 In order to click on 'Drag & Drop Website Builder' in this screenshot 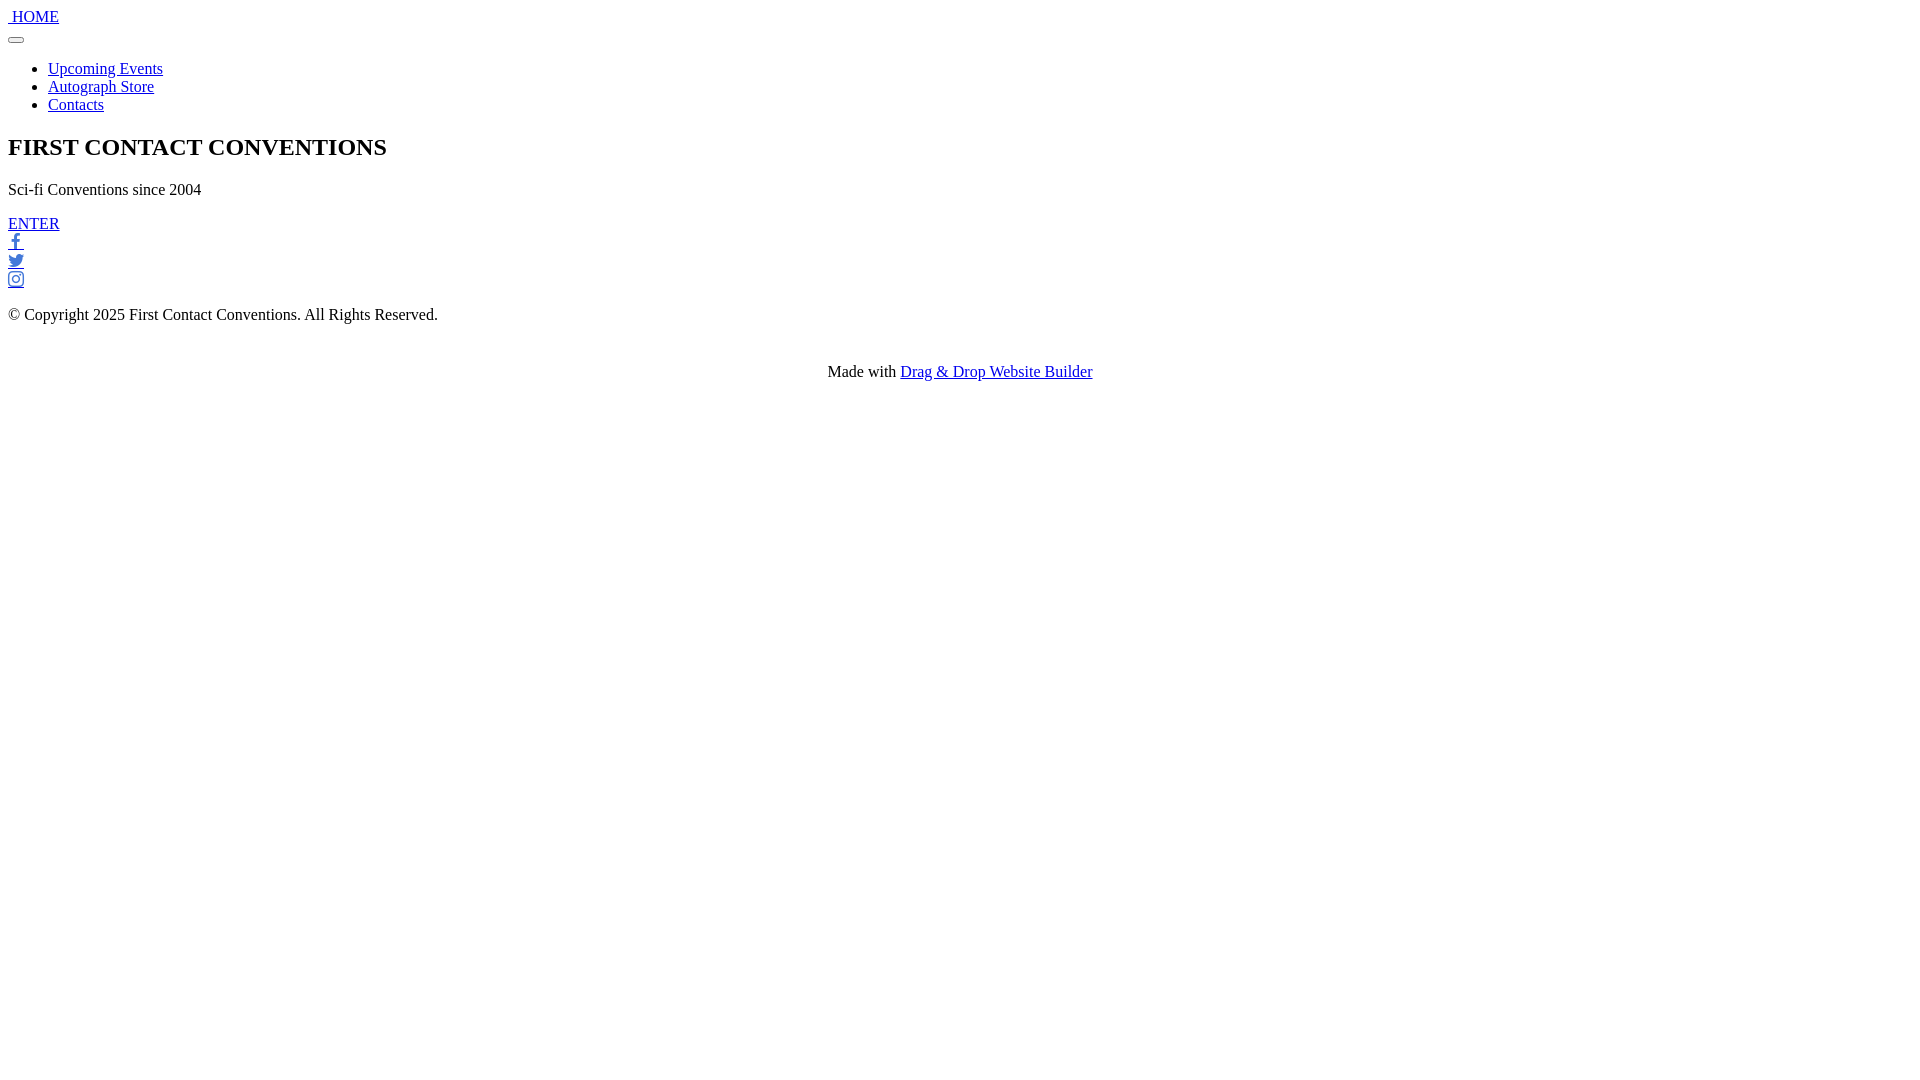, I will do `click(996, 371)`.